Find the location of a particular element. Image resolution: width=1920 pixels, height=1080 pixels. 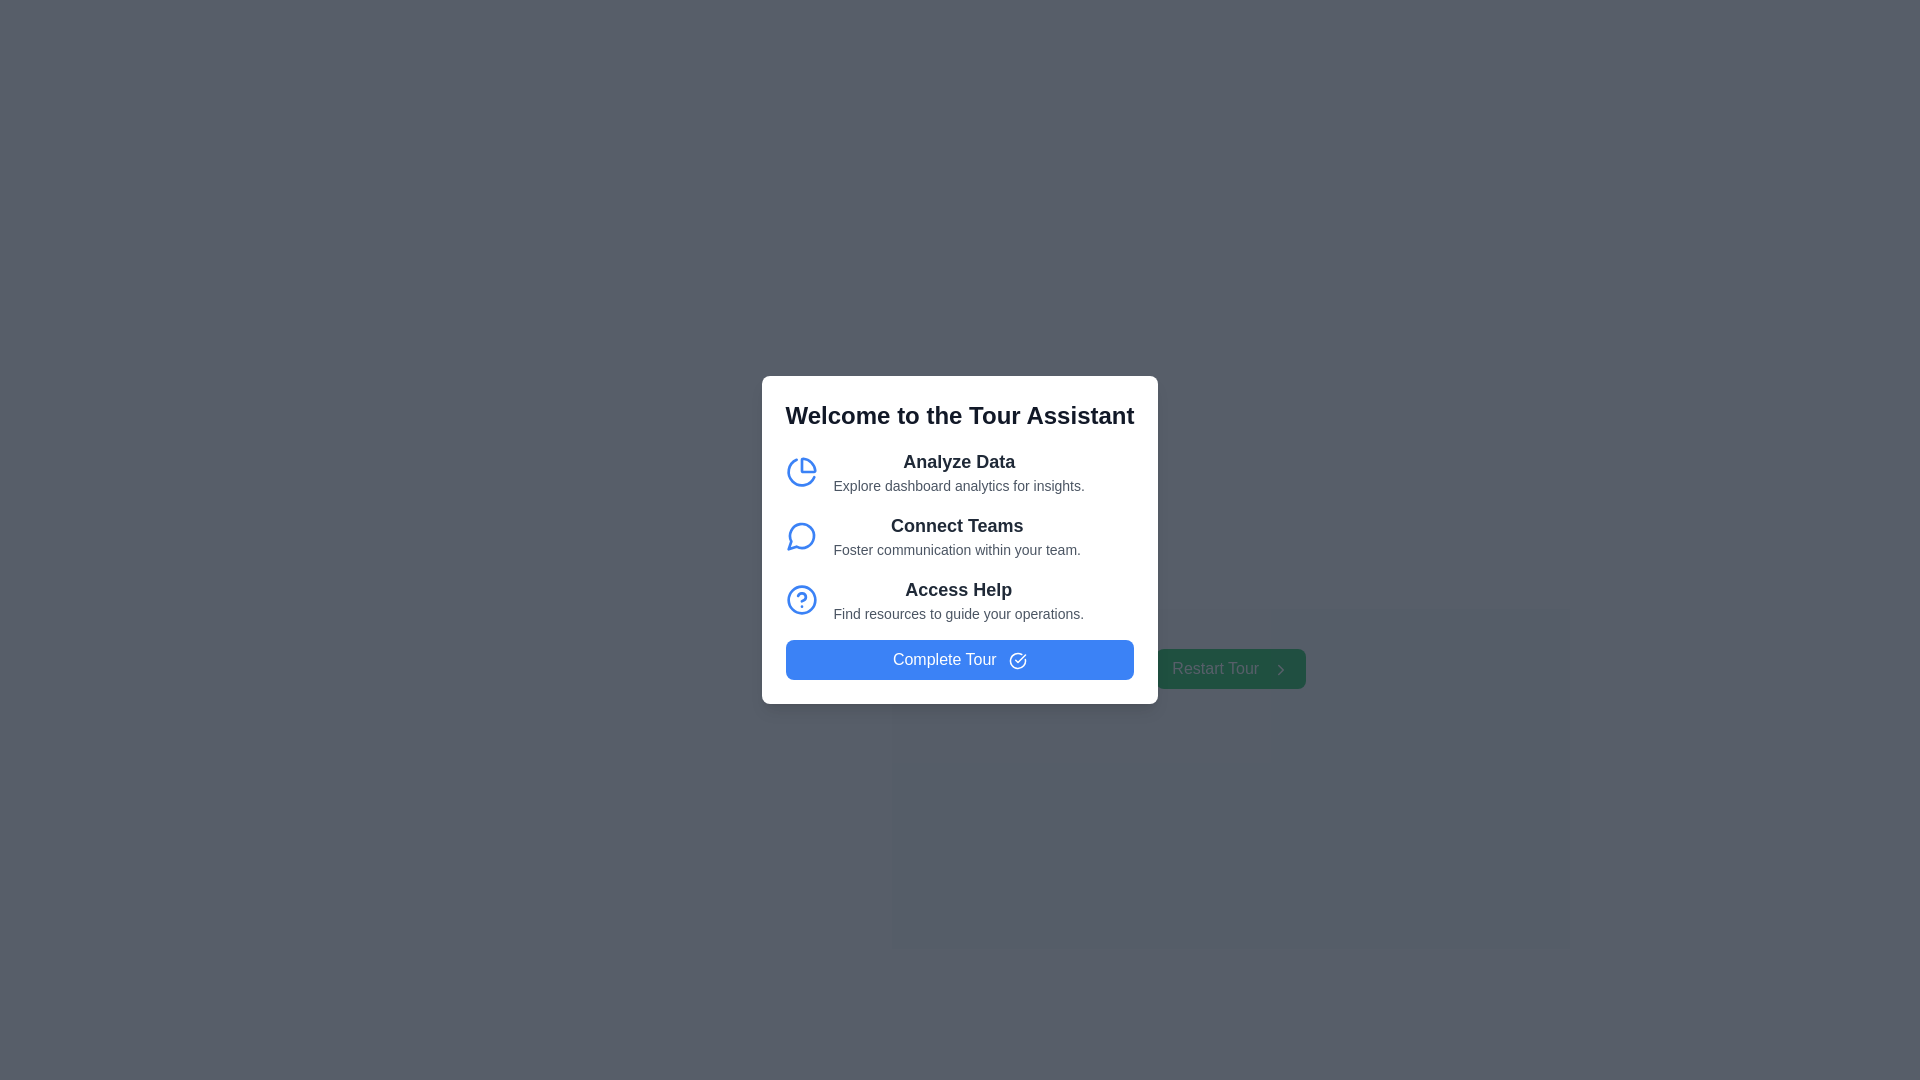

text from the 'Connect Teams' label, which consists of a bold title and a descriptive line below it, located in the center of the dialog box is located at coordinates (956, 535).